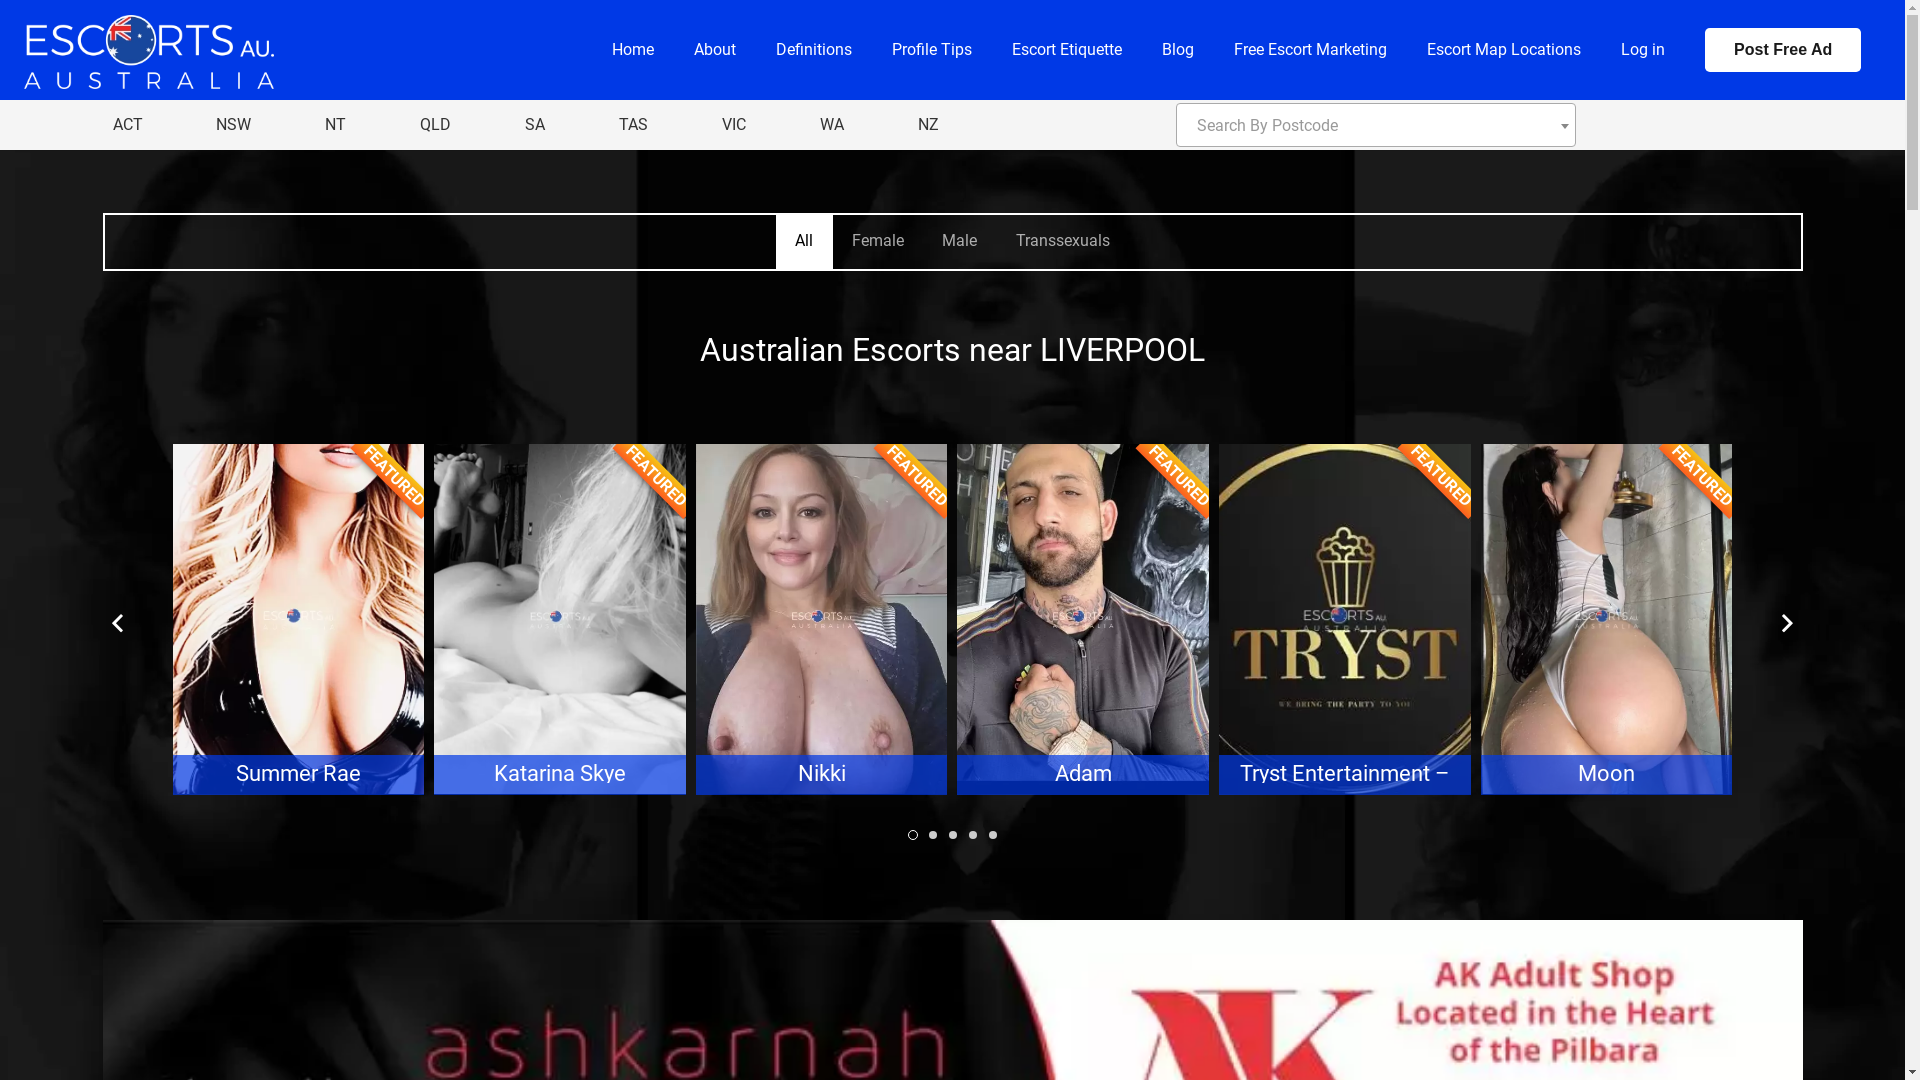 This screenshot has height=1080, width=1920. Describe the element at coordinates (1642, 49) in the screenshot. I see `'Log in'` at that location.